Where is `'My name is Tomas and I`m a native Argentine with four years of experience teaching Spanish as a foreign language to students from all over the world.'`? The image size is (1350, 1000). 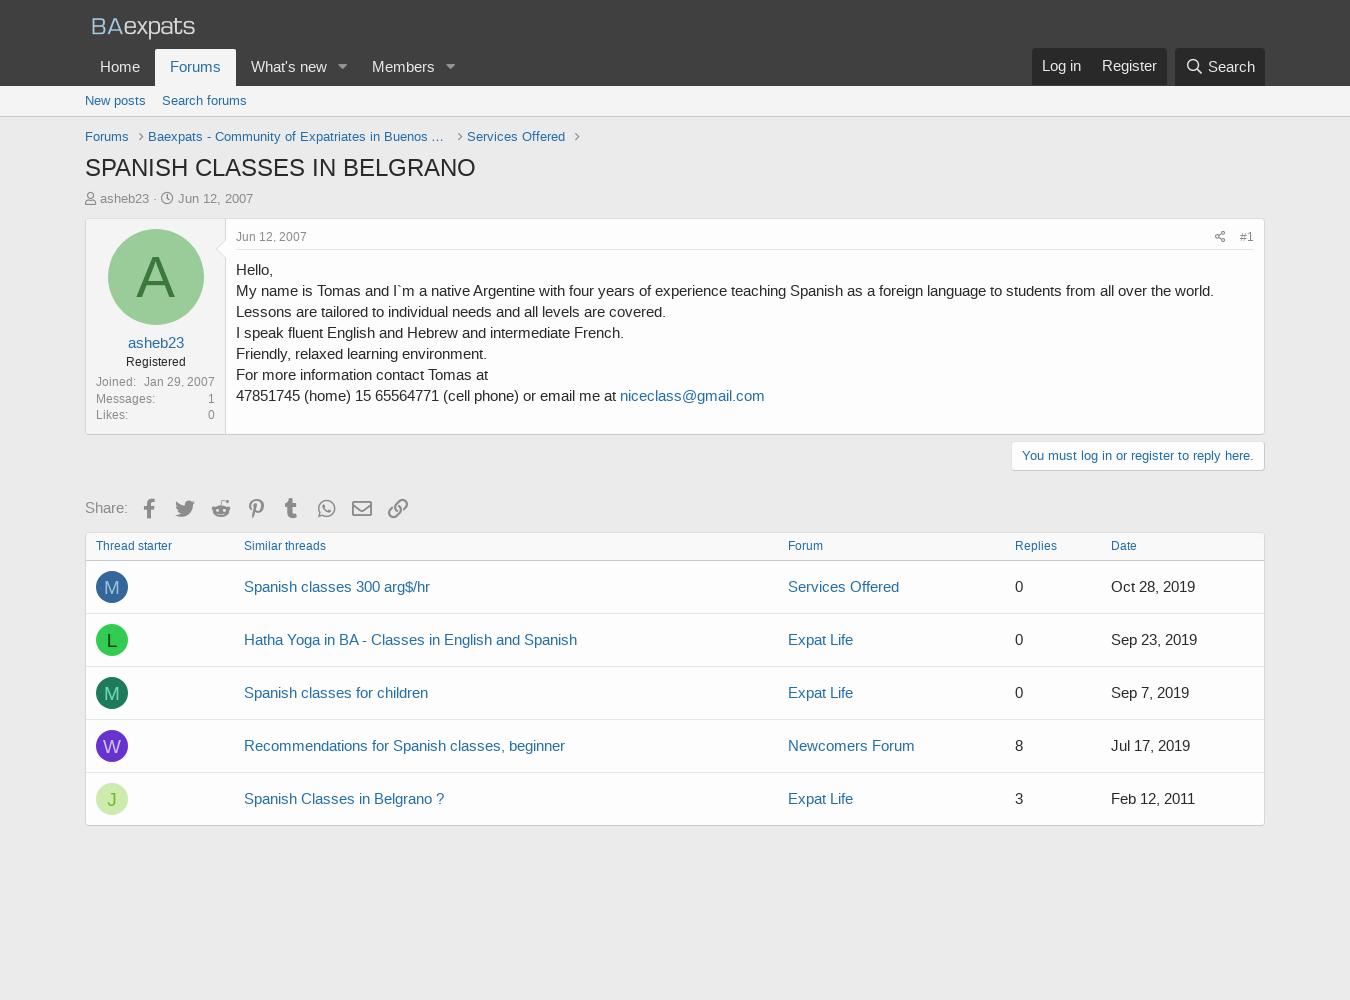 'My name is Tomas and I`m a native Argentine with four years of experience teaching Spanish as a foreign language to students from all over the world.' is located at coordinates (723, 291).